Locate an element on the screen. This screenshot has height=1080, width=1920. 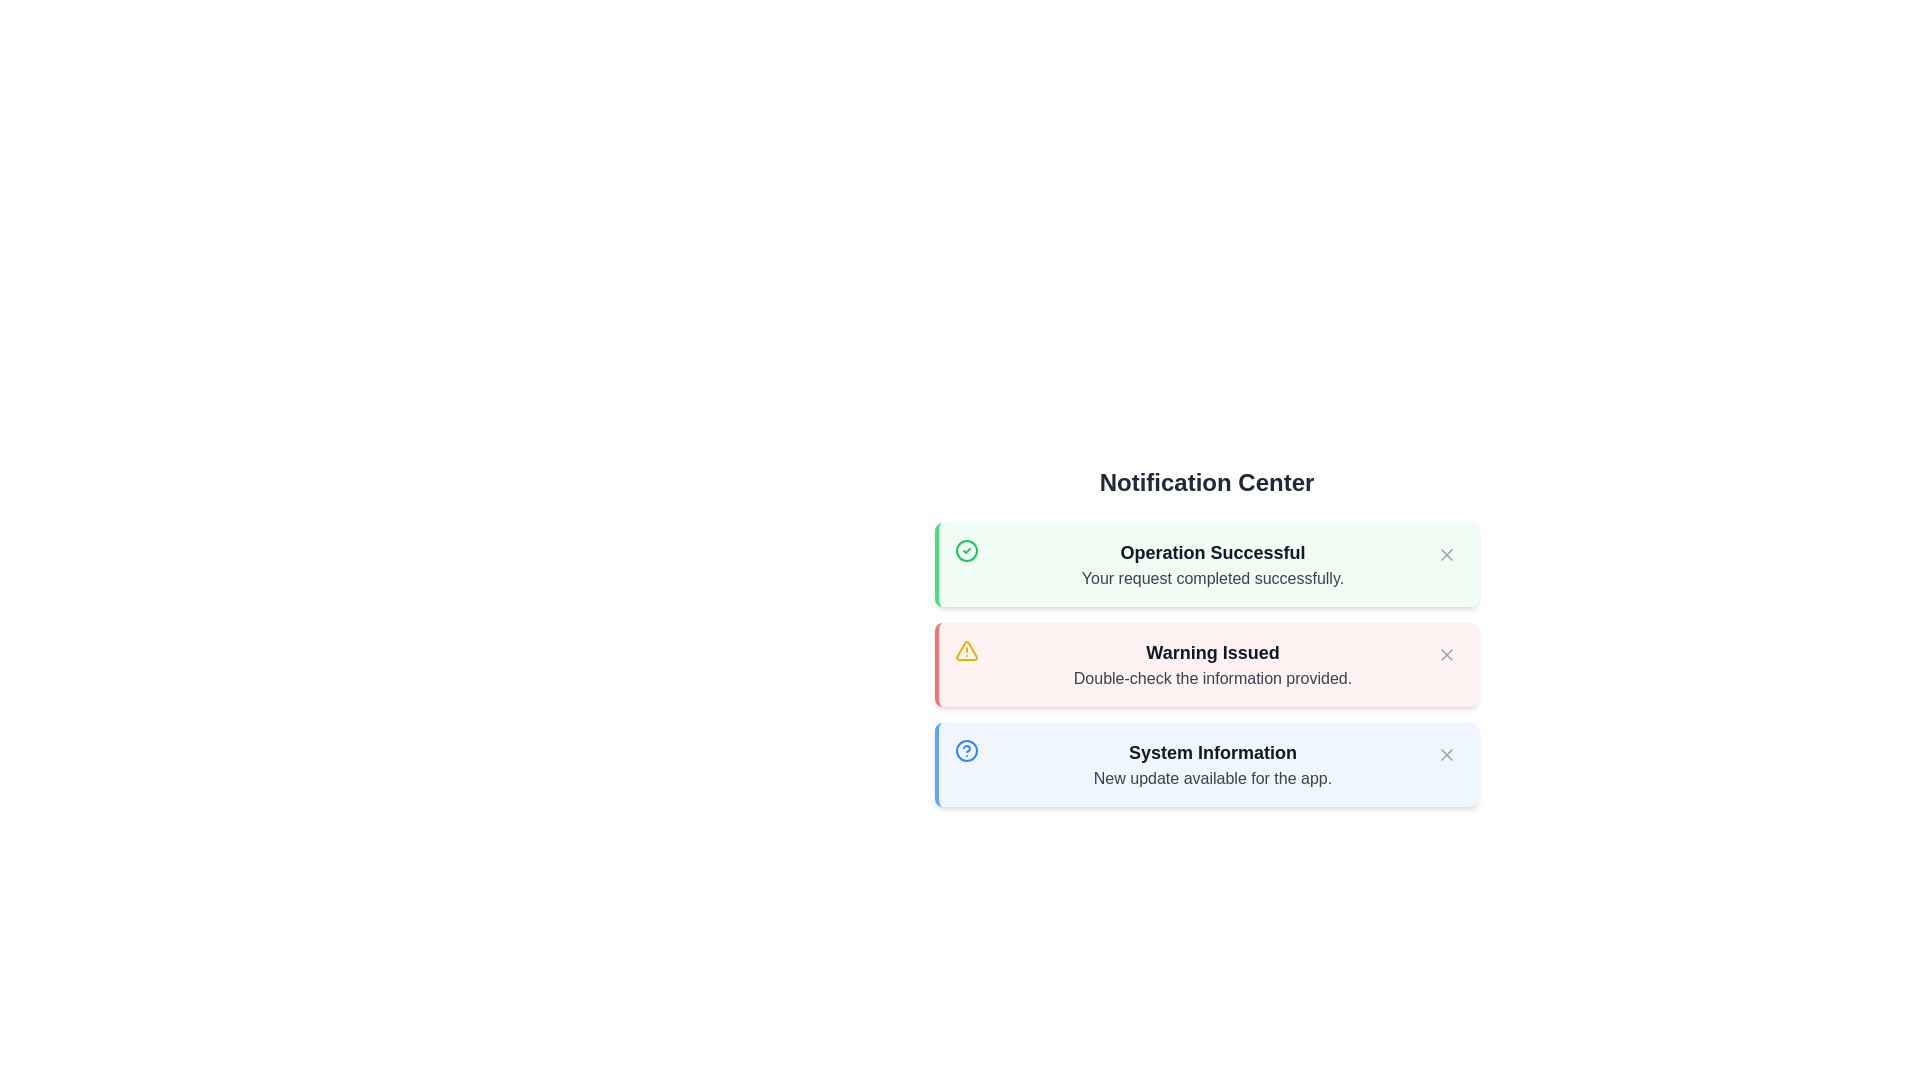
the question mark icon in the 'System Information' notification, which has a blue left border and a light blue background is located at coordinates (1205, 764).